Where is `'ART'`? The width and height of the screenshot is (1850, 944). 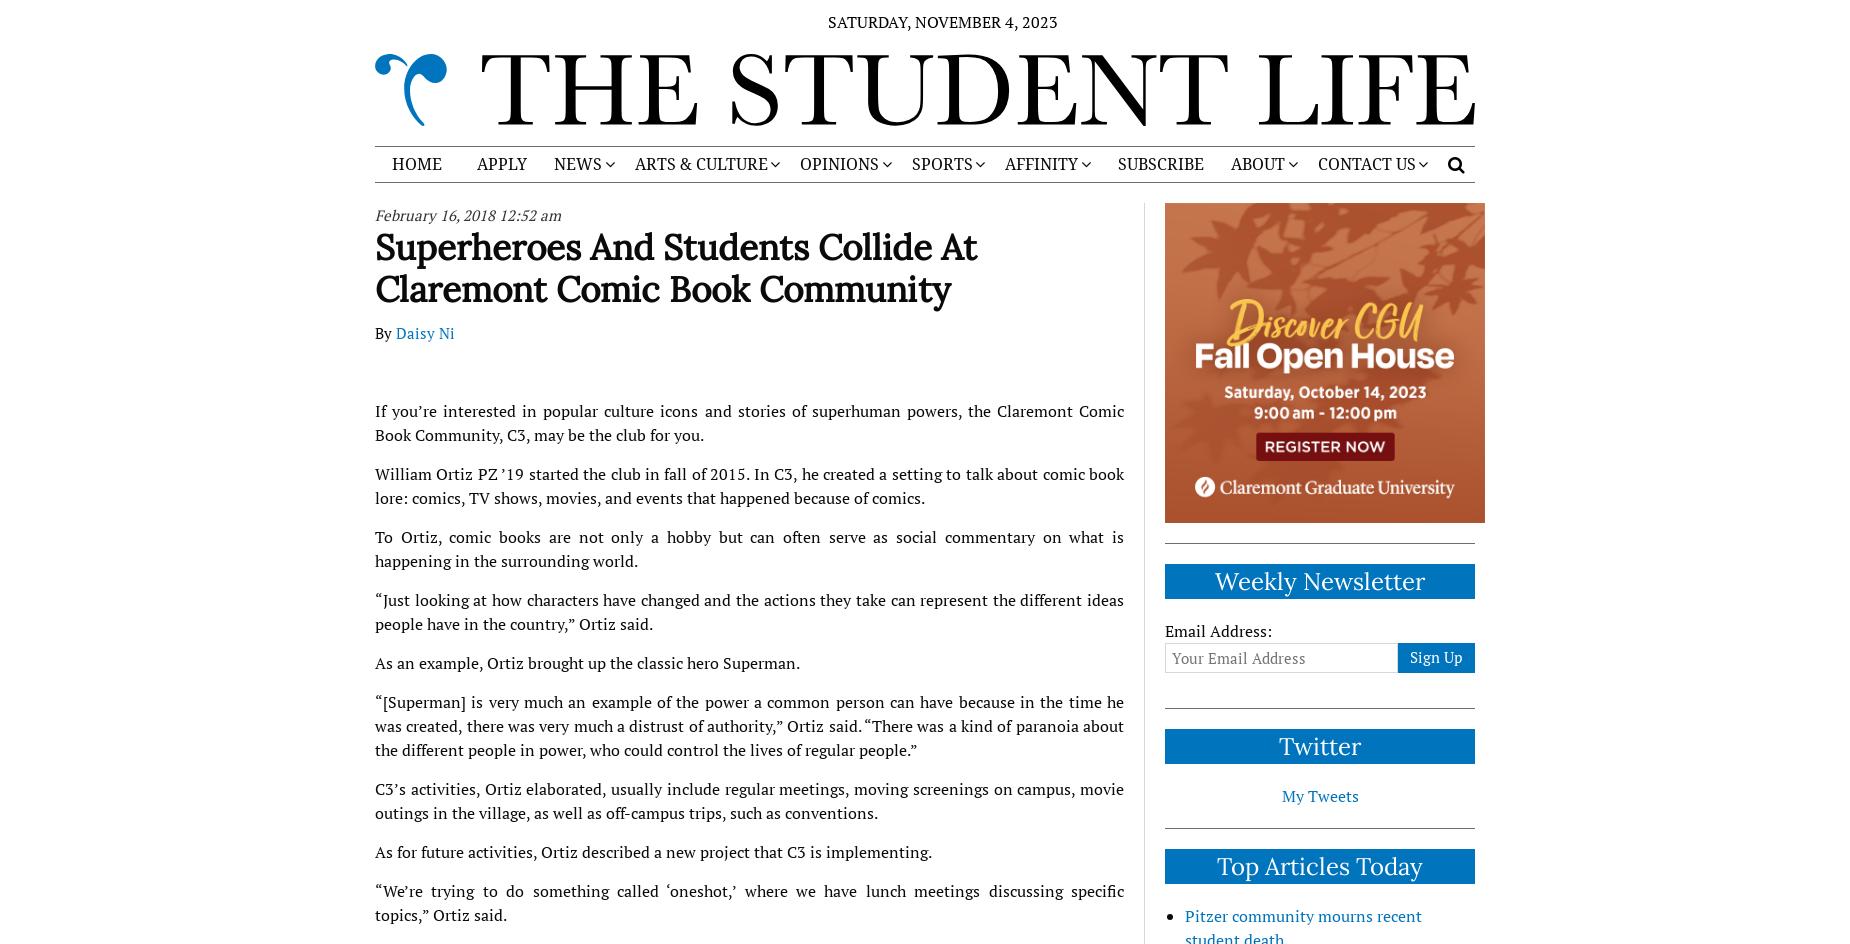 'ART' is located at coordinates (772, 449).